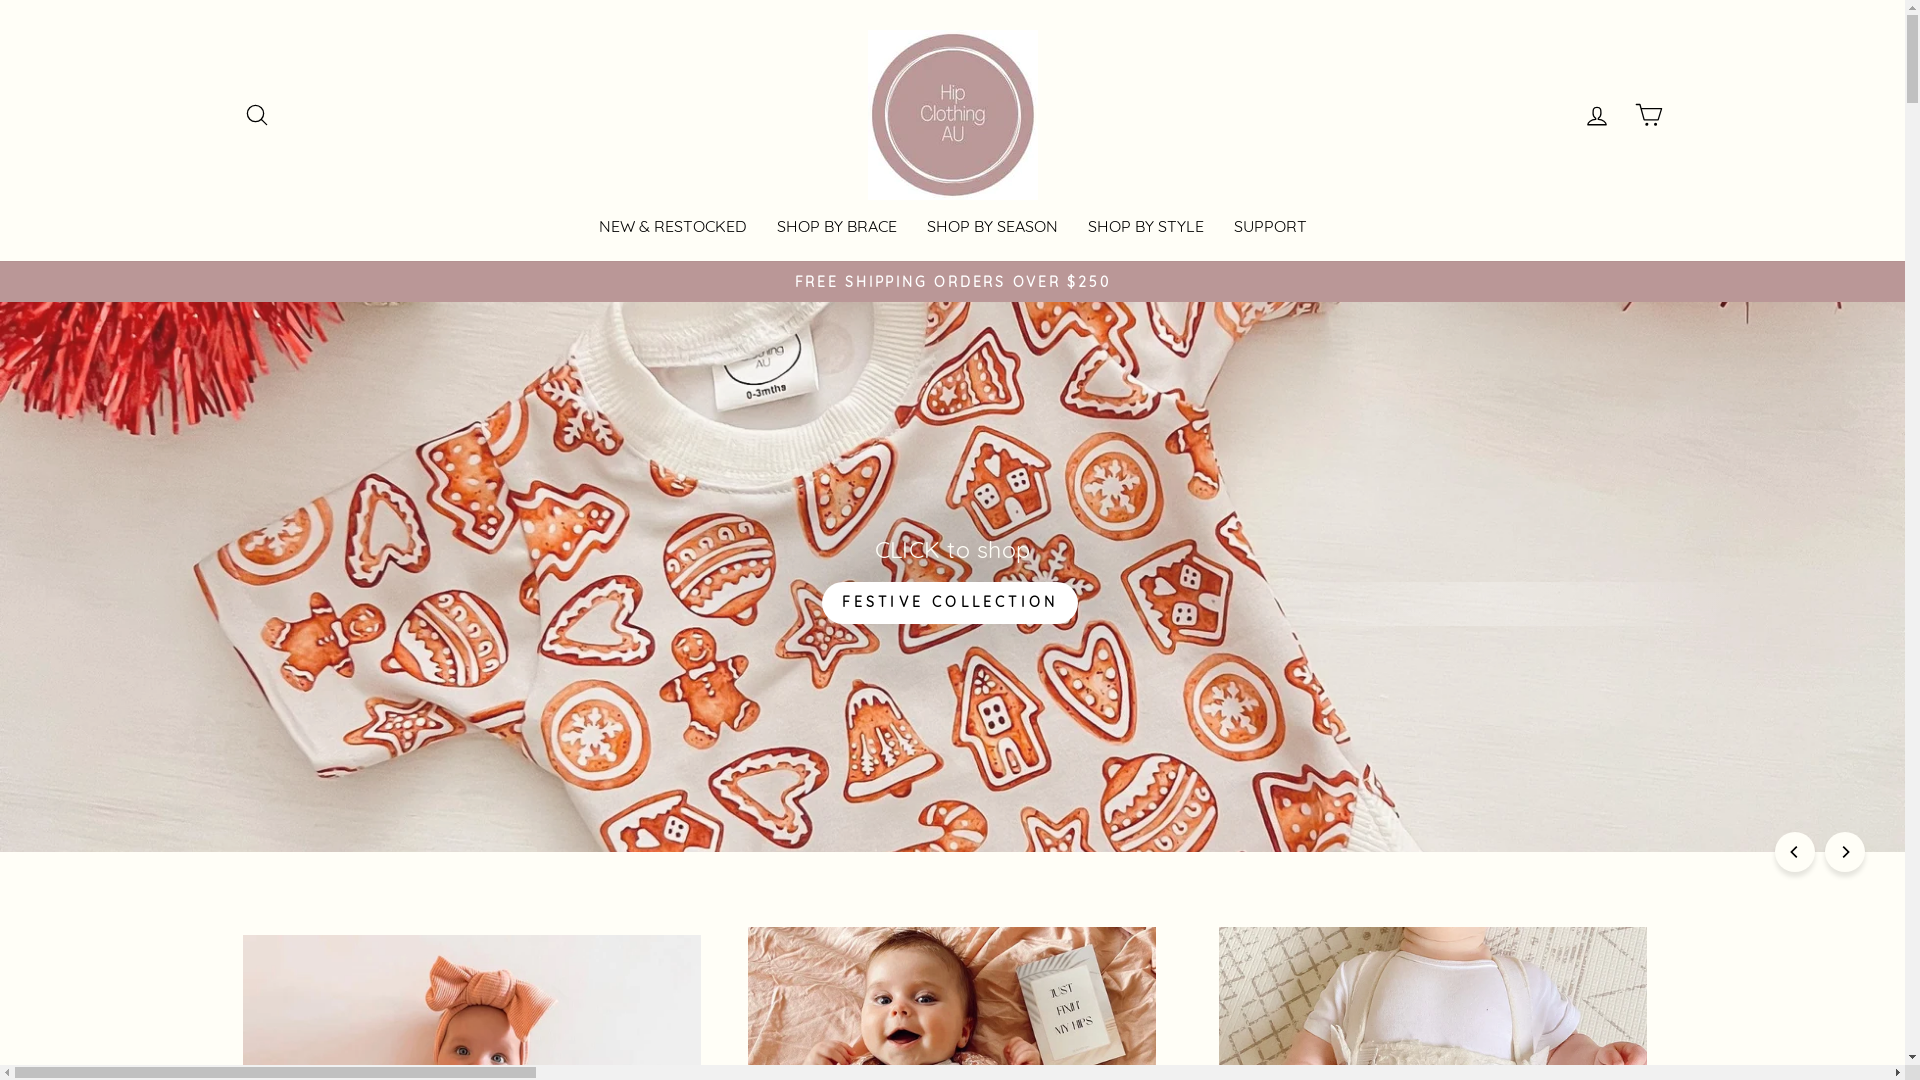  What do you see at coordinates (1145, 225) in the screenshot?
I see `'SHOP BY STYLE'` at bounding box center [1145, 225].